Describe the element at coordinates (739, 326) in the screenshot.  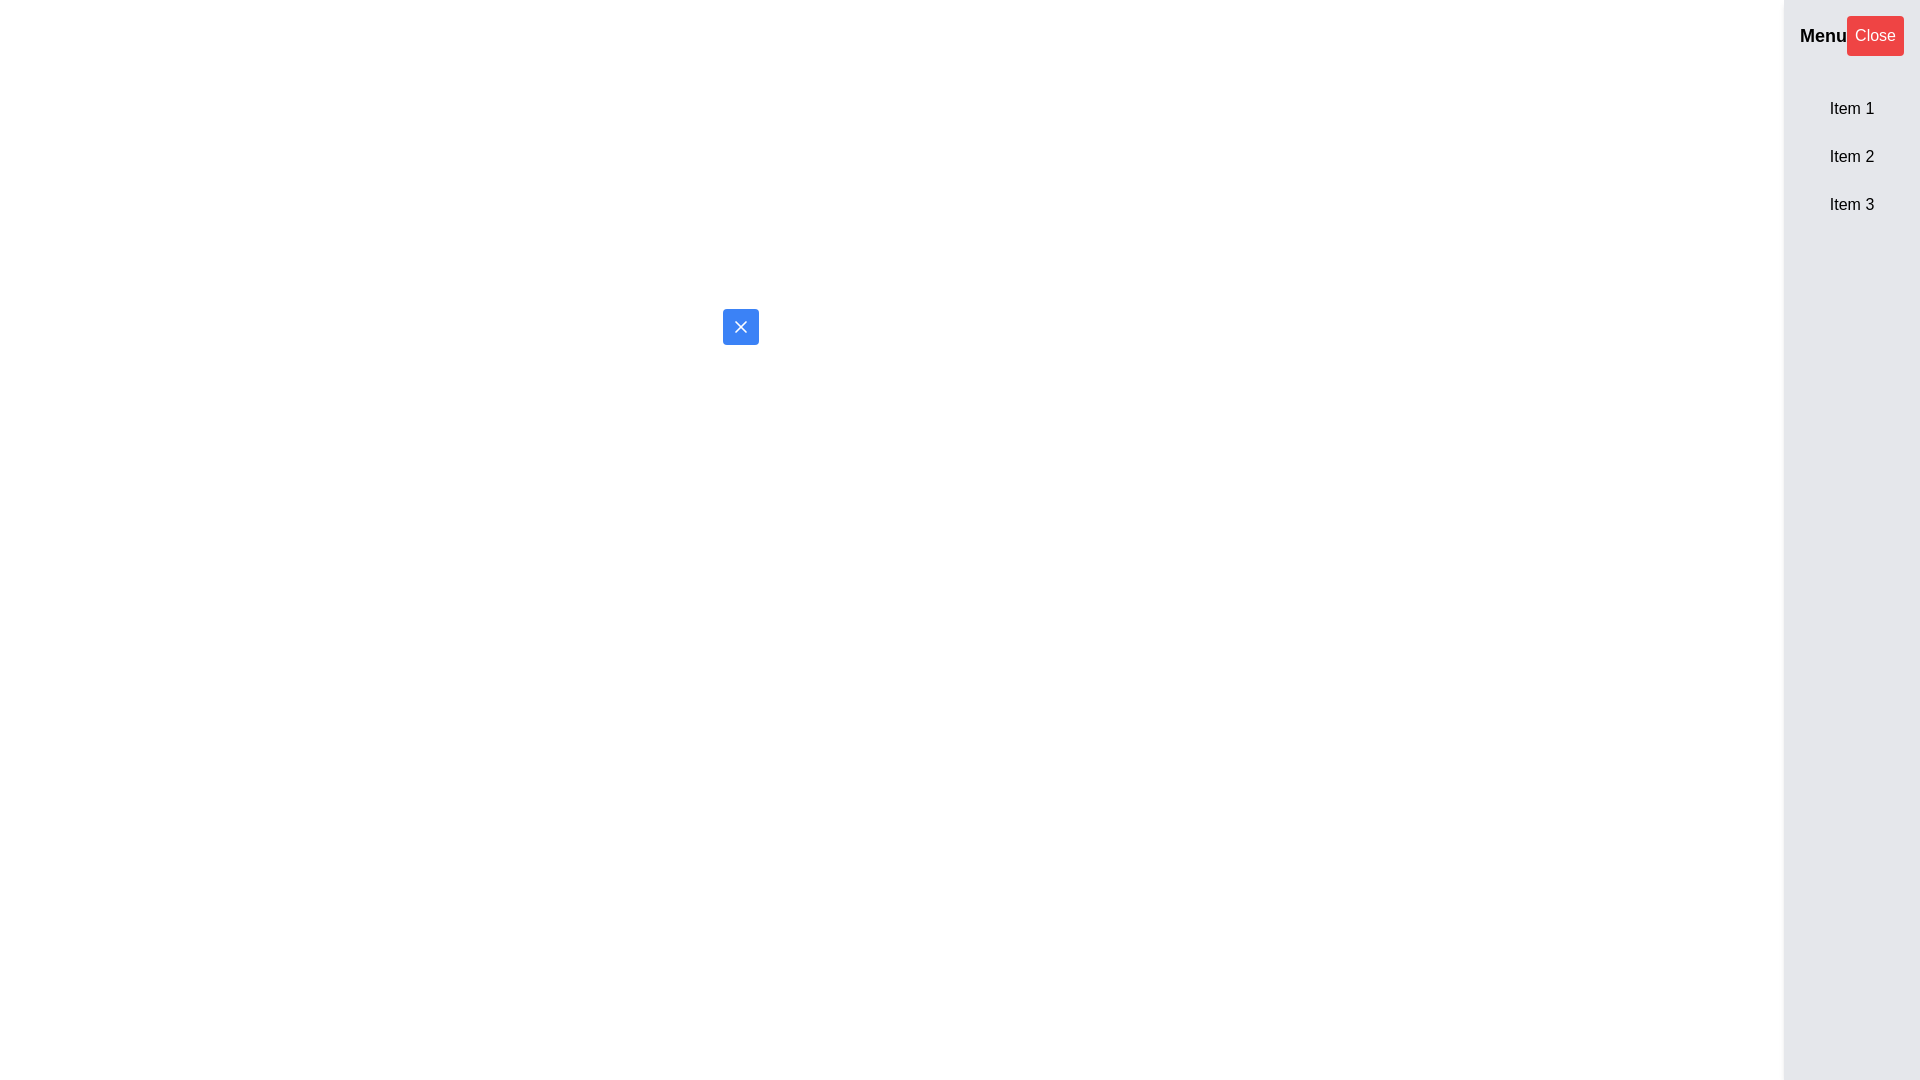
I see `the blue rectangular button with a white 'X' icon, located near the top of the modal between 'Menu' and 'Close' to observe hover effects` at that location.